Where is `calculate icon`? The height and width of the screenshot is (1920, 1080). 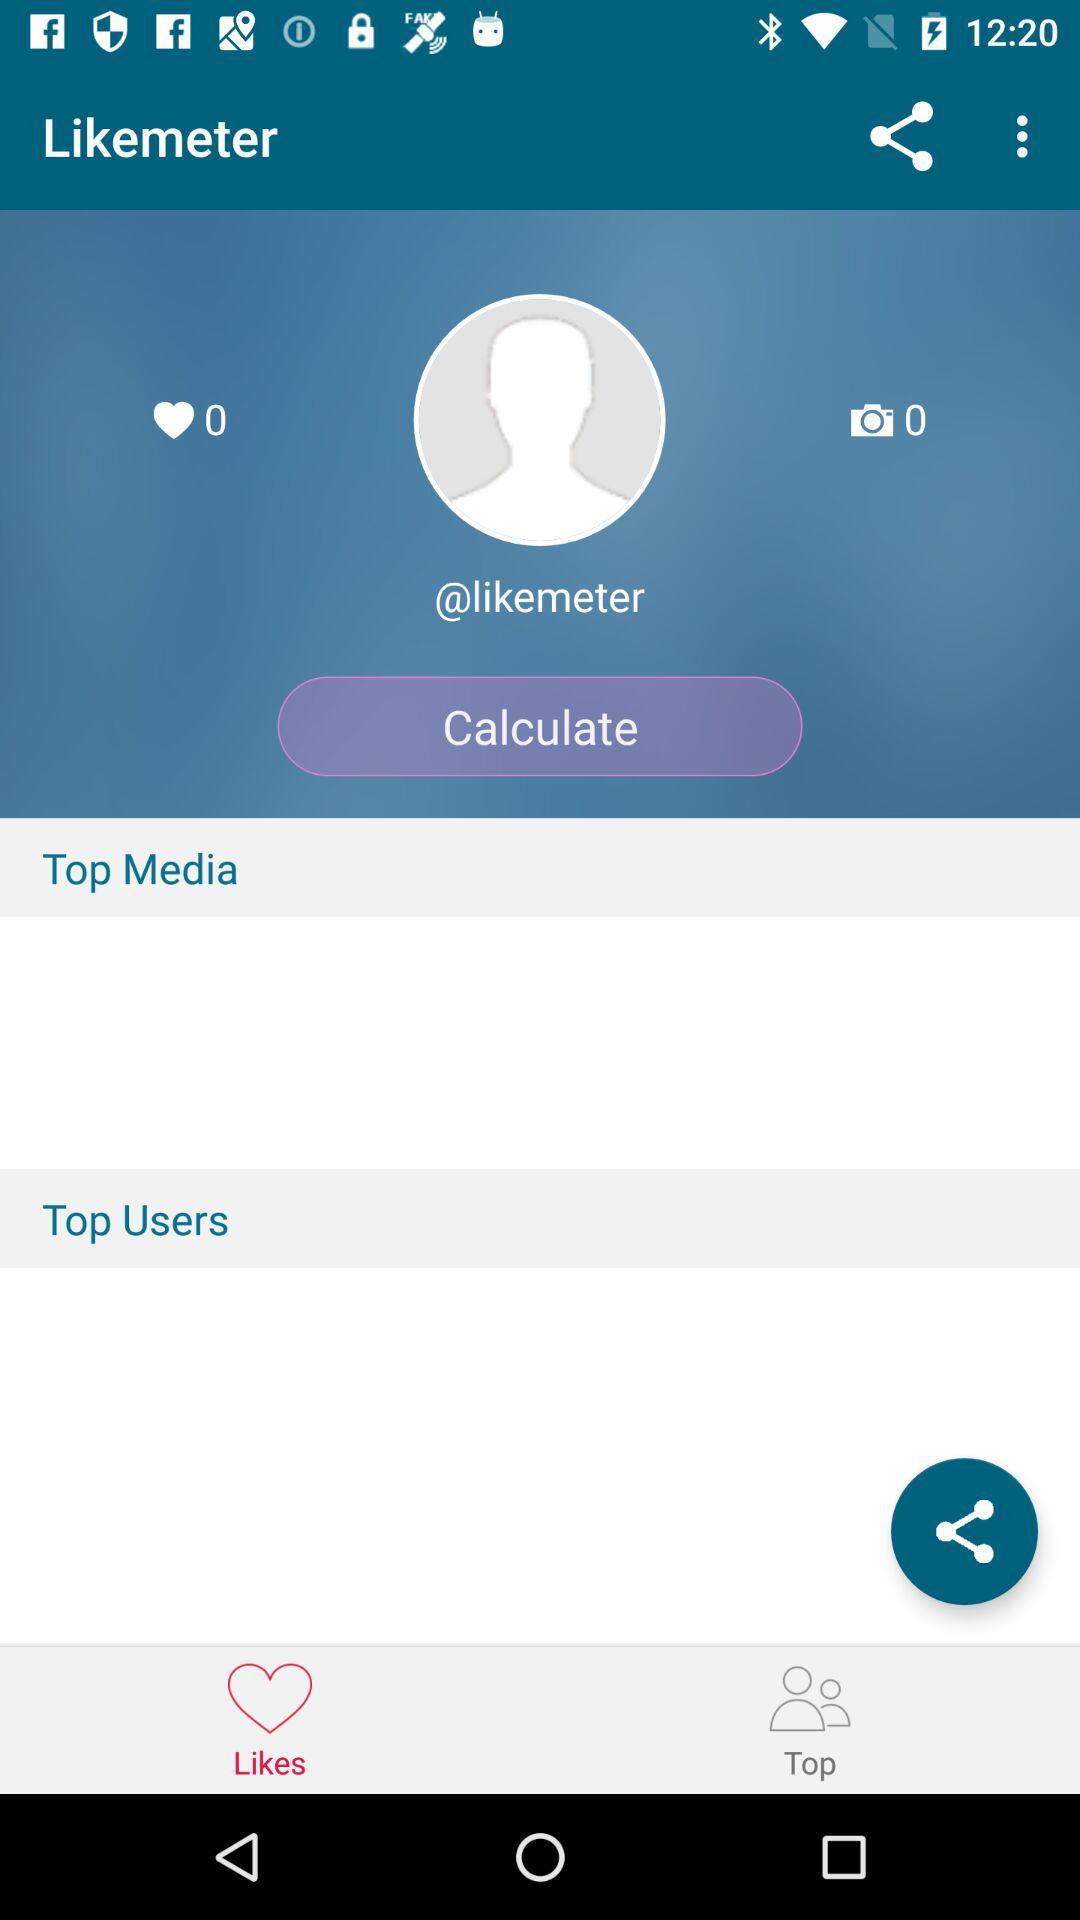 calculate icon is located at coordinates (540, 725).